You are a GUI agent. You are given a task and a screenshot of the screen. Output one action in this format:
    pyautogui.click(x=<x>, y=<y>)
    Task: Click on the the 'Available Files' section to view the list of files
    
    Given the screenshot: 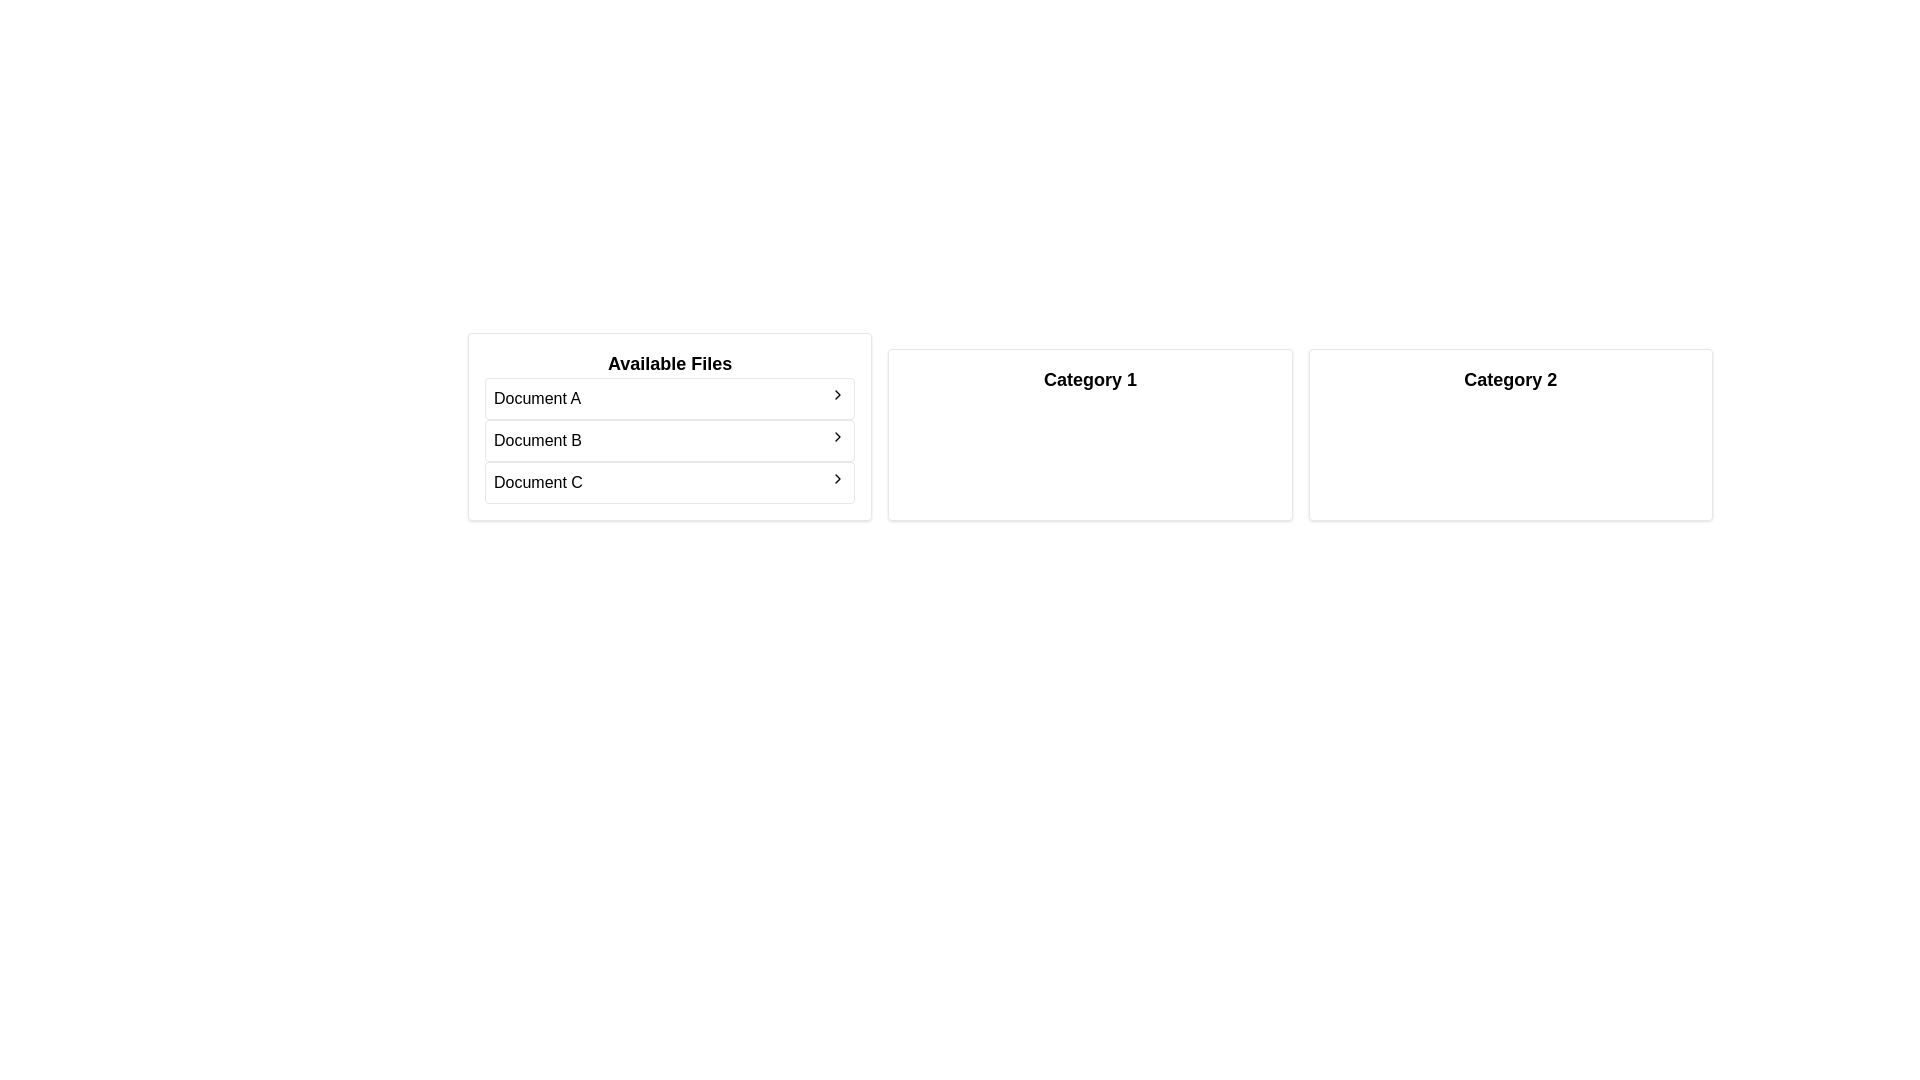 What is the action you would take?
    pyautogui.click(x=670, y=363)
    